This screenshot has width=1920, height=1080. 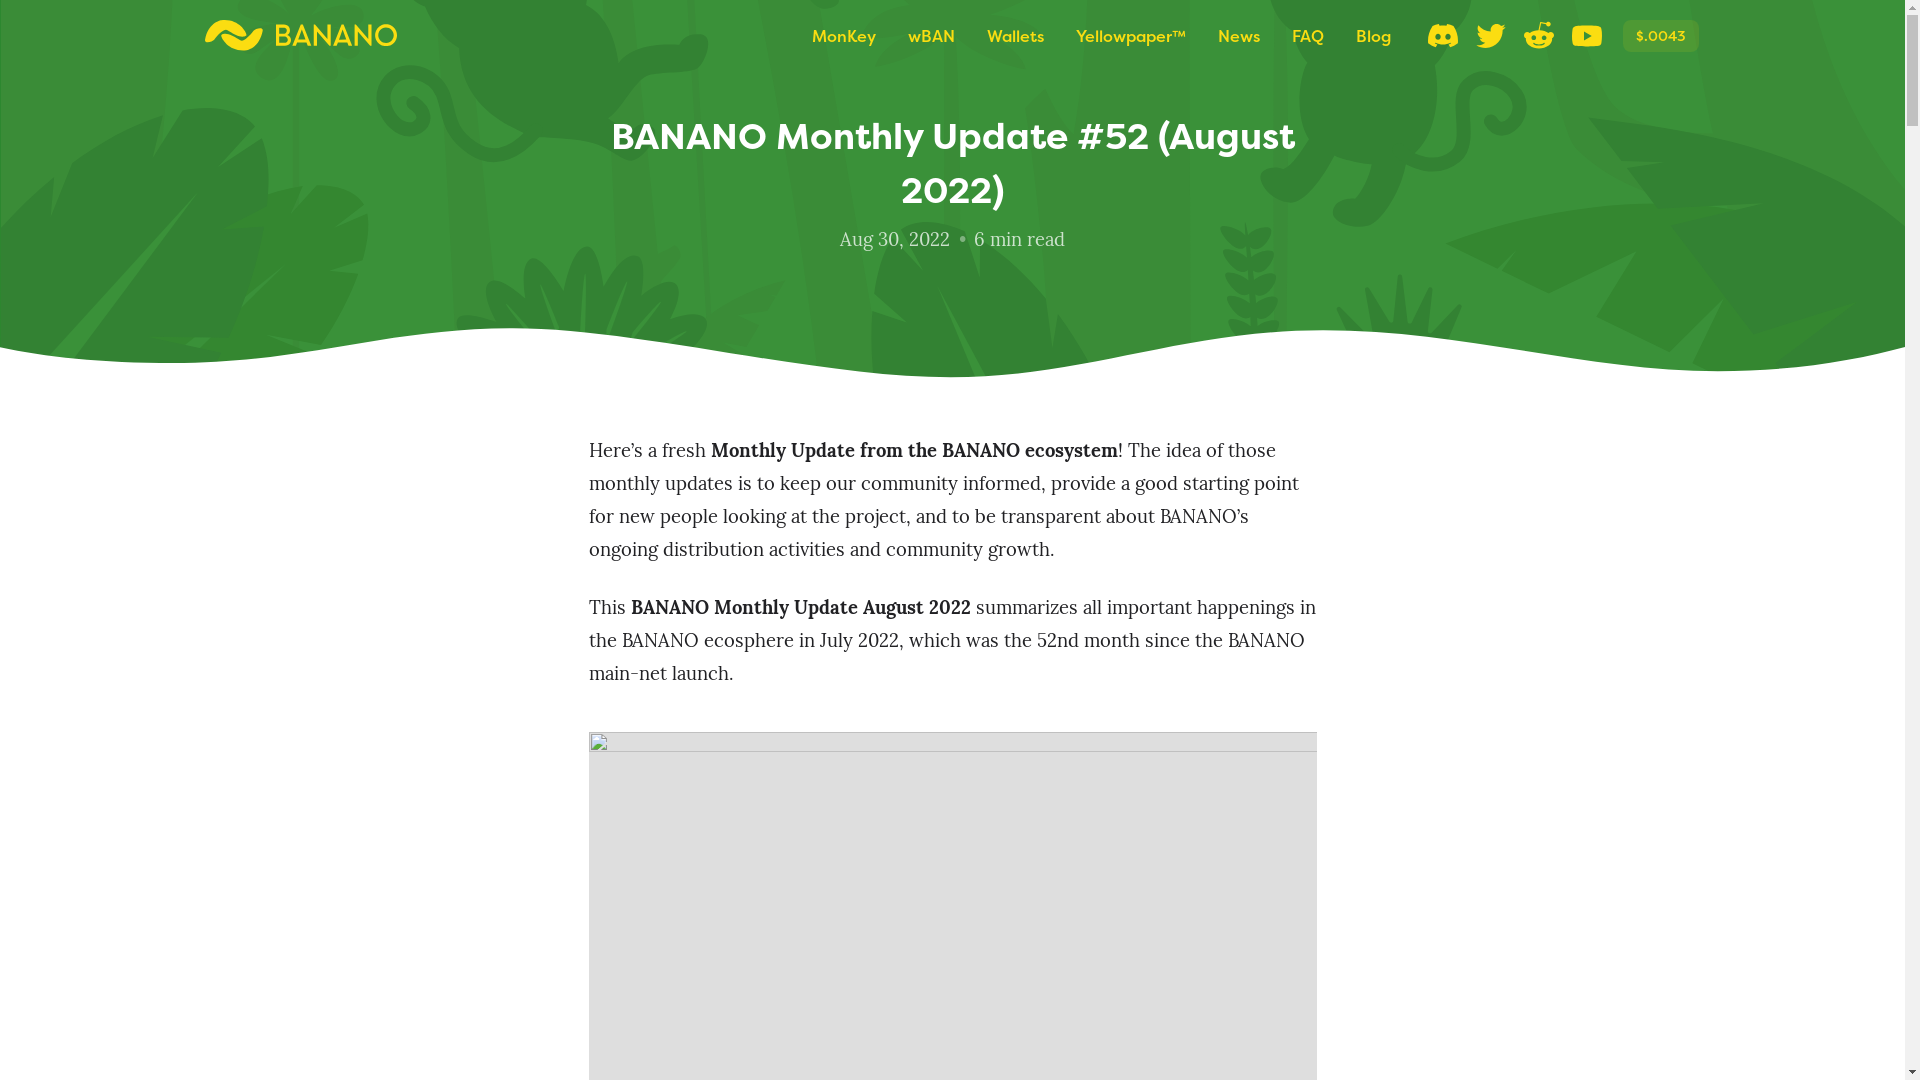 I want to click on 'Wallets', so click(x=1014, y=36).